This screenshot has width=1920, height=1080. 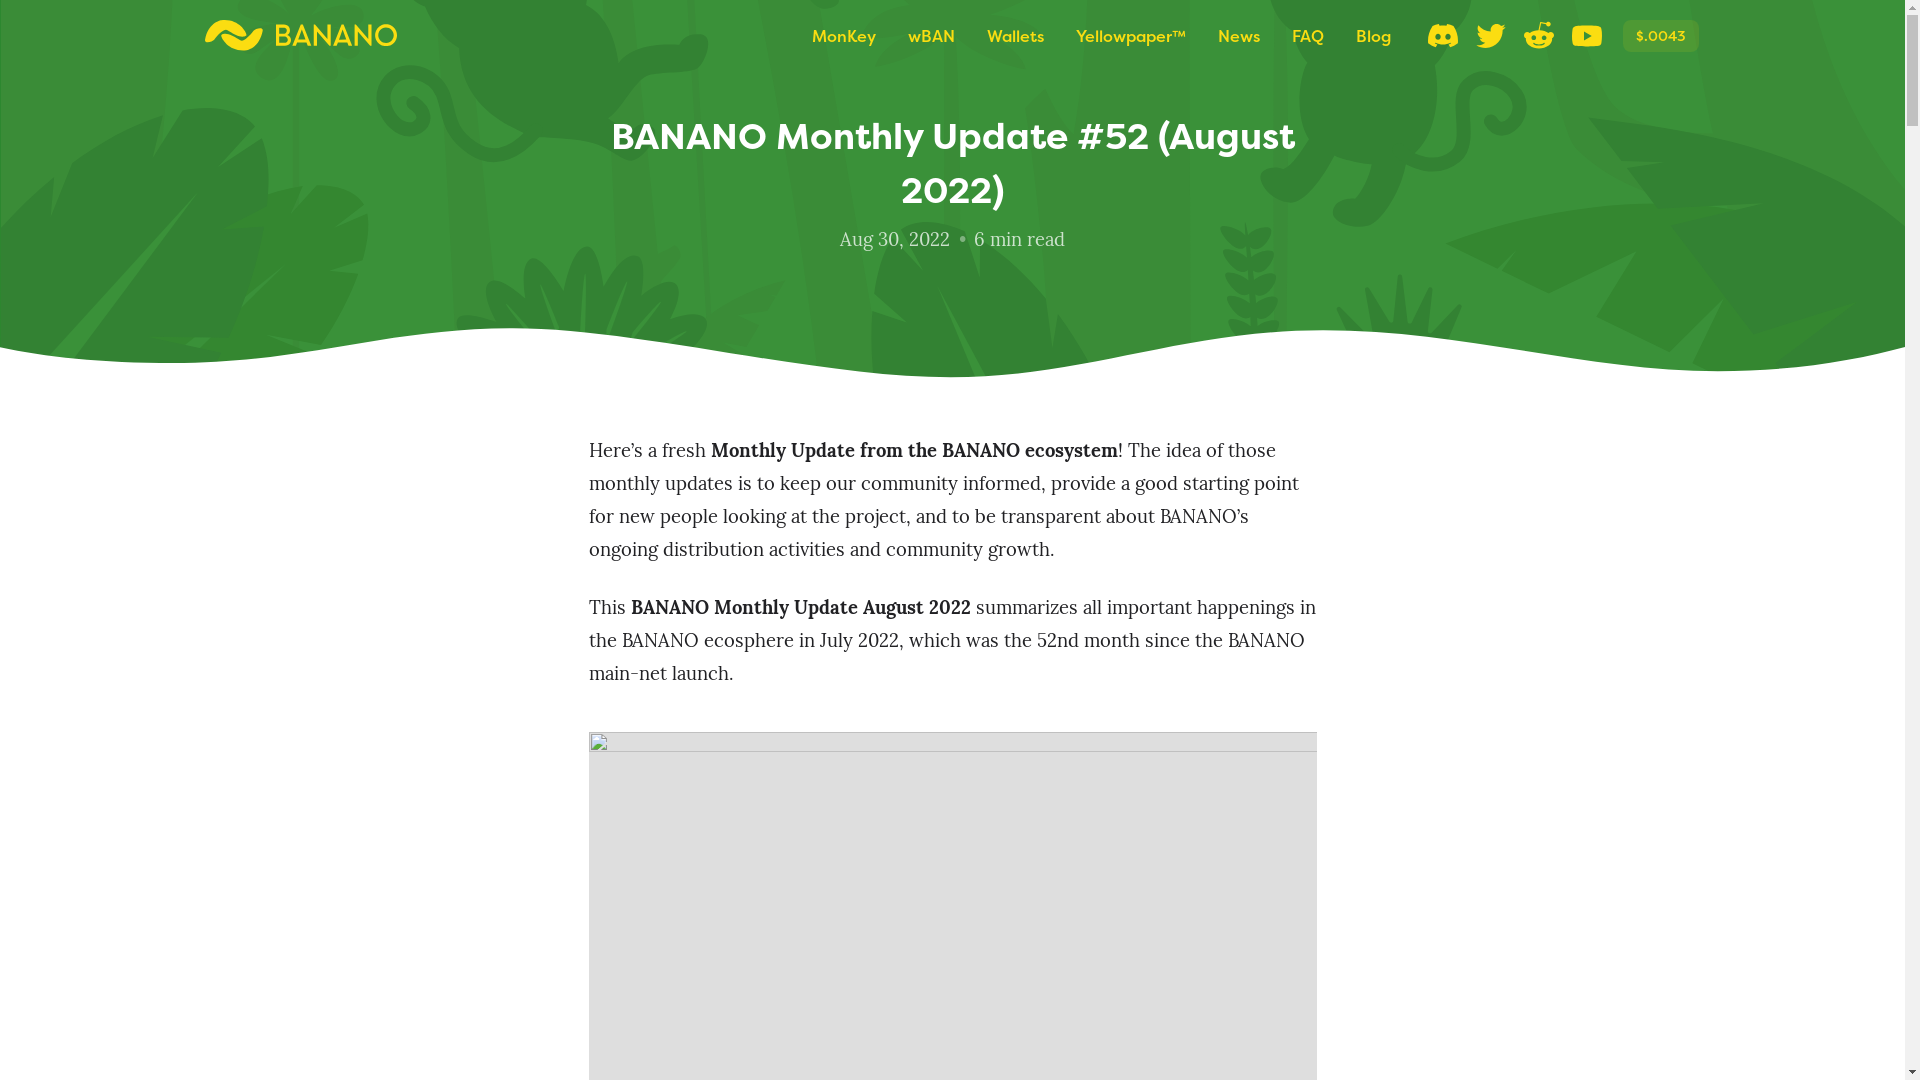 I want to click on 'Wallets', so click(x=1014, y=36).